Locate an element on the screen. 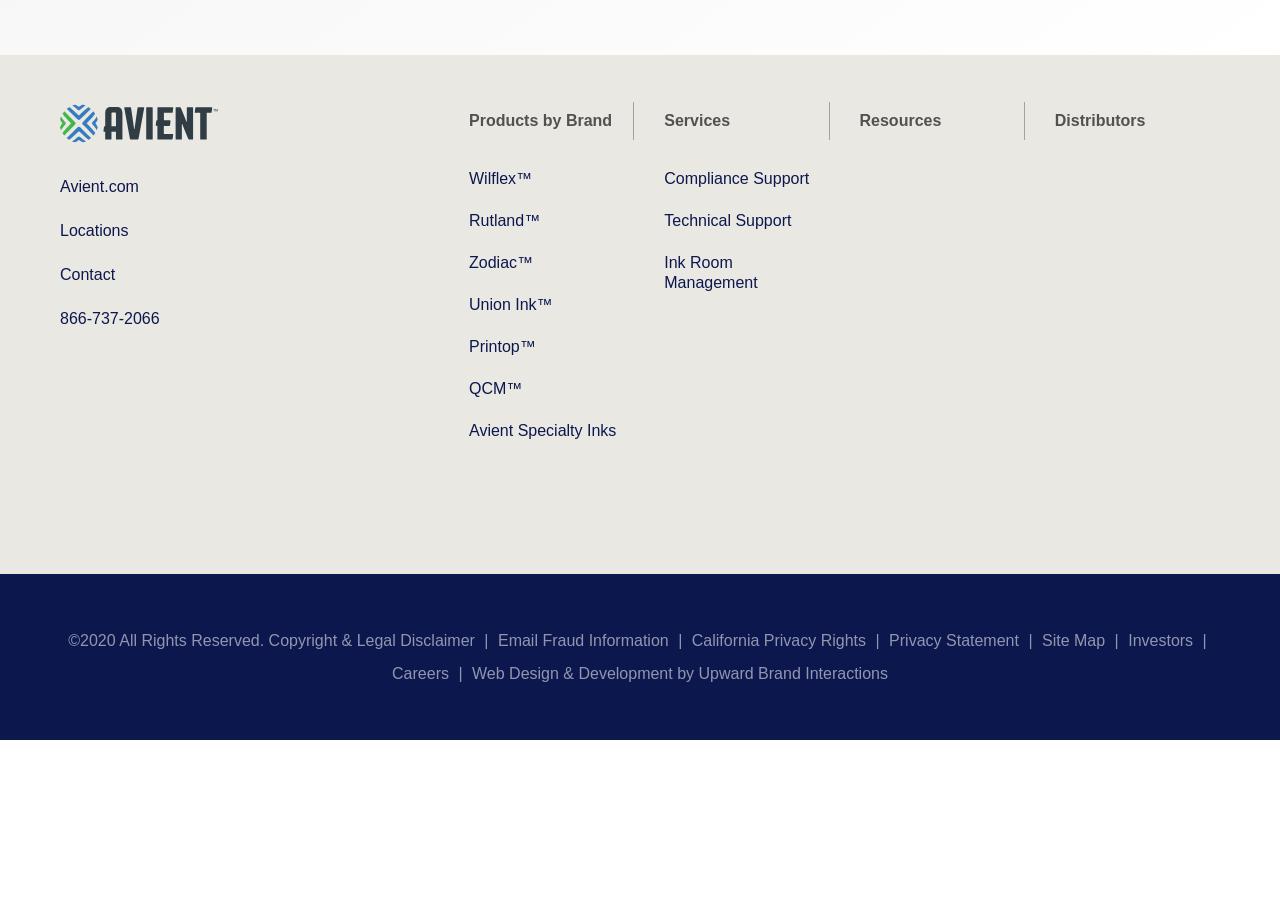 The width and height of the screenshot is (1280, 920). '866-737-2066' is located at coordinates (108, 318).